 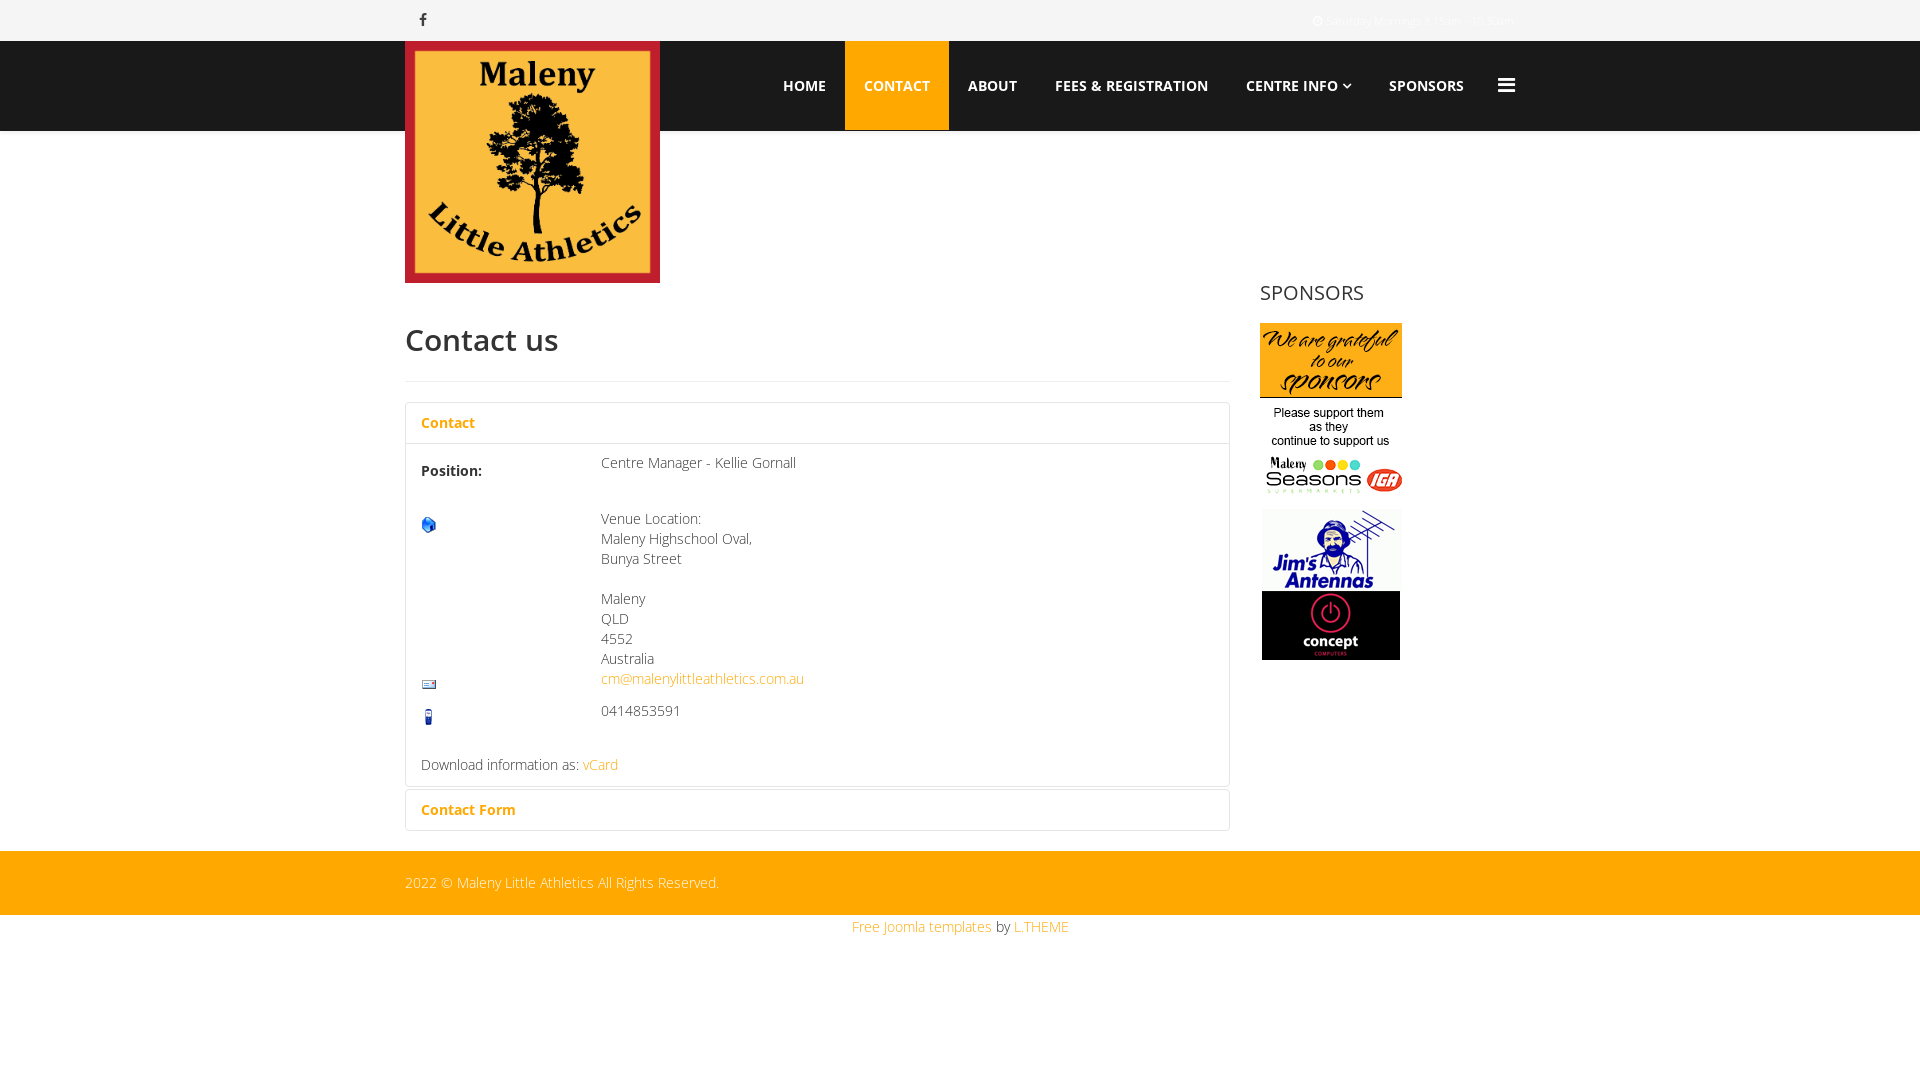 What do you see at coordinates (1298, 84) in the screenshot?
I see `'CENTRE INFO'` at bounding box center [1298, 84].